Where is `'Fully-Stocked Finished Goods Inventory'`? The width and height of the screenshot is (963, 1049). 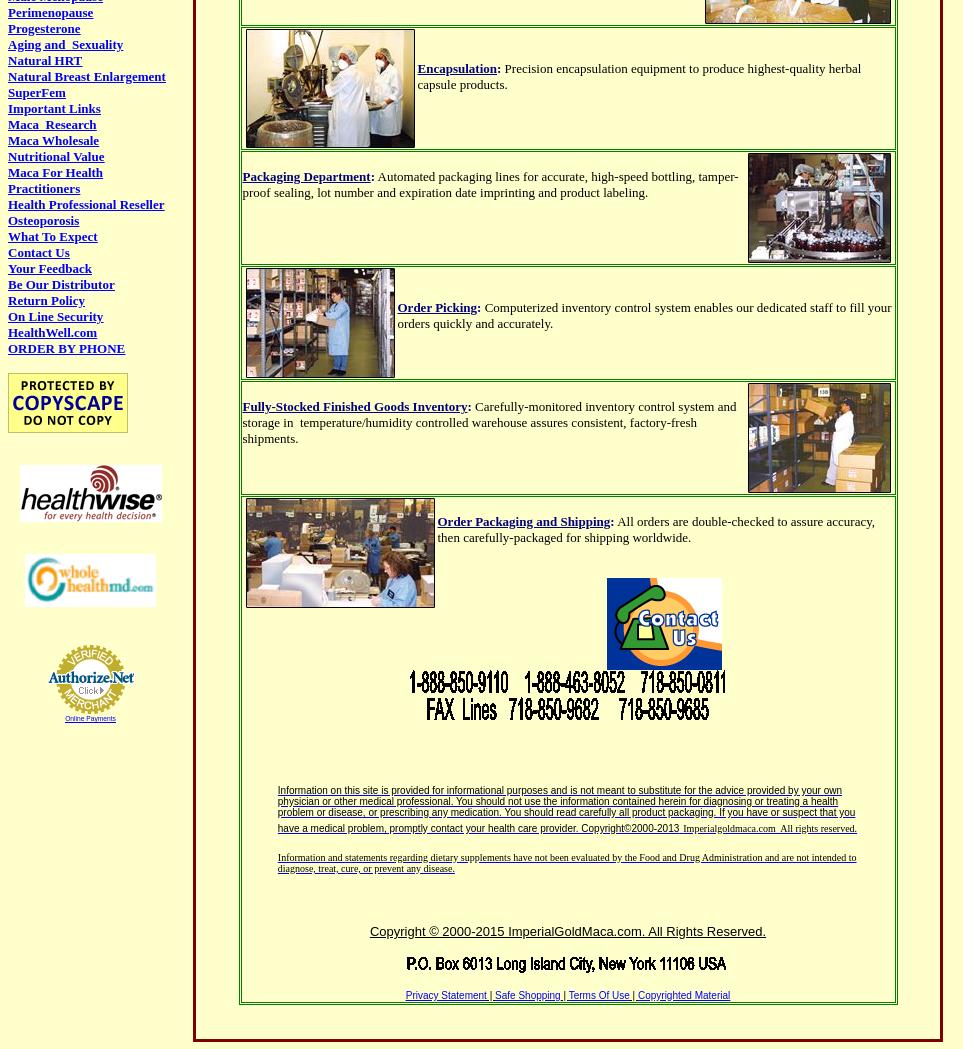
'Fully-Stocked Finished Goods Inventory' is located at coordinates (353, 405).